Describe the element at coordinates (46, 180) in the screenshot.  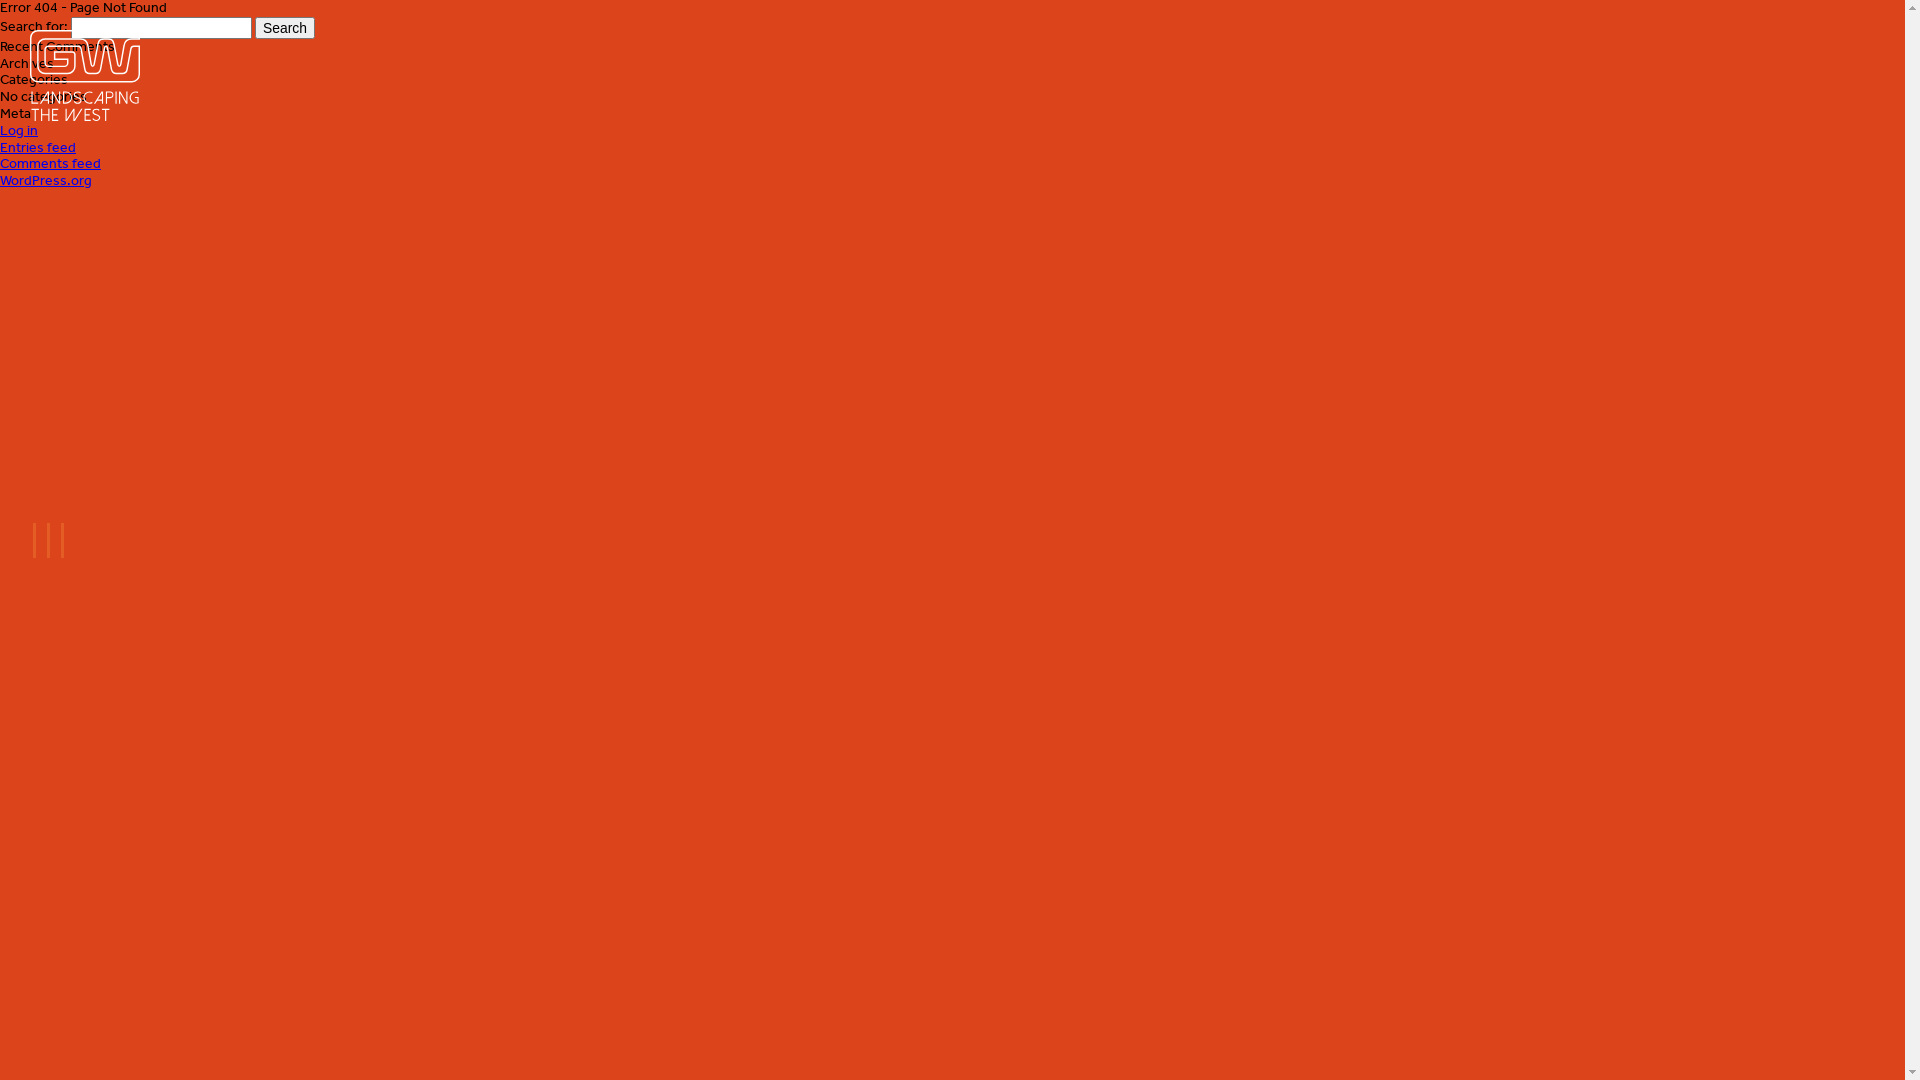
I see `'WordPress.org'` at that location.